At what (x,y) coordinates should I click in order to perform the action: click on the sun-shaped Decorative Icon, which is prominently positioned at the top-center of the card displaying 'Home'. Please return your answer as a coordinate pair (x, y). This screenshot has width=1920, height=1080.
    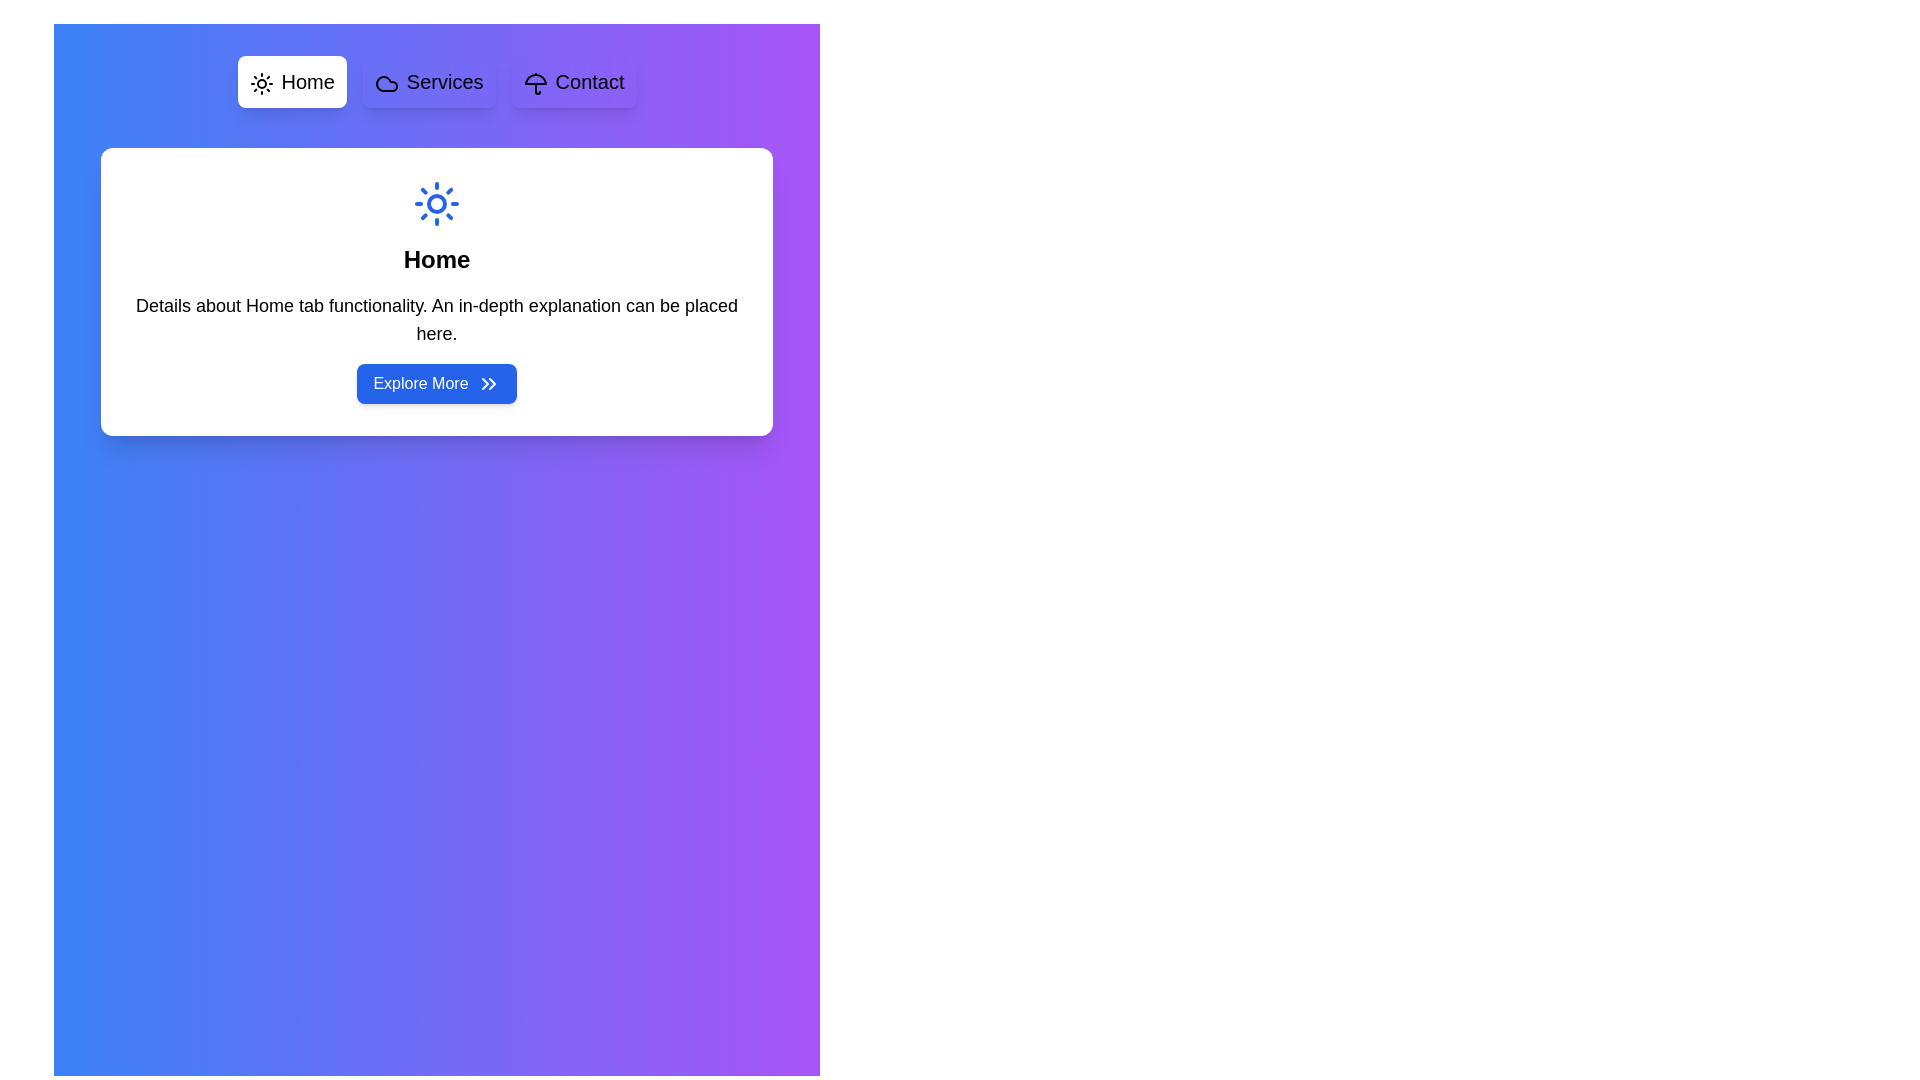
    Looking at the image, I should click on (435, 204).